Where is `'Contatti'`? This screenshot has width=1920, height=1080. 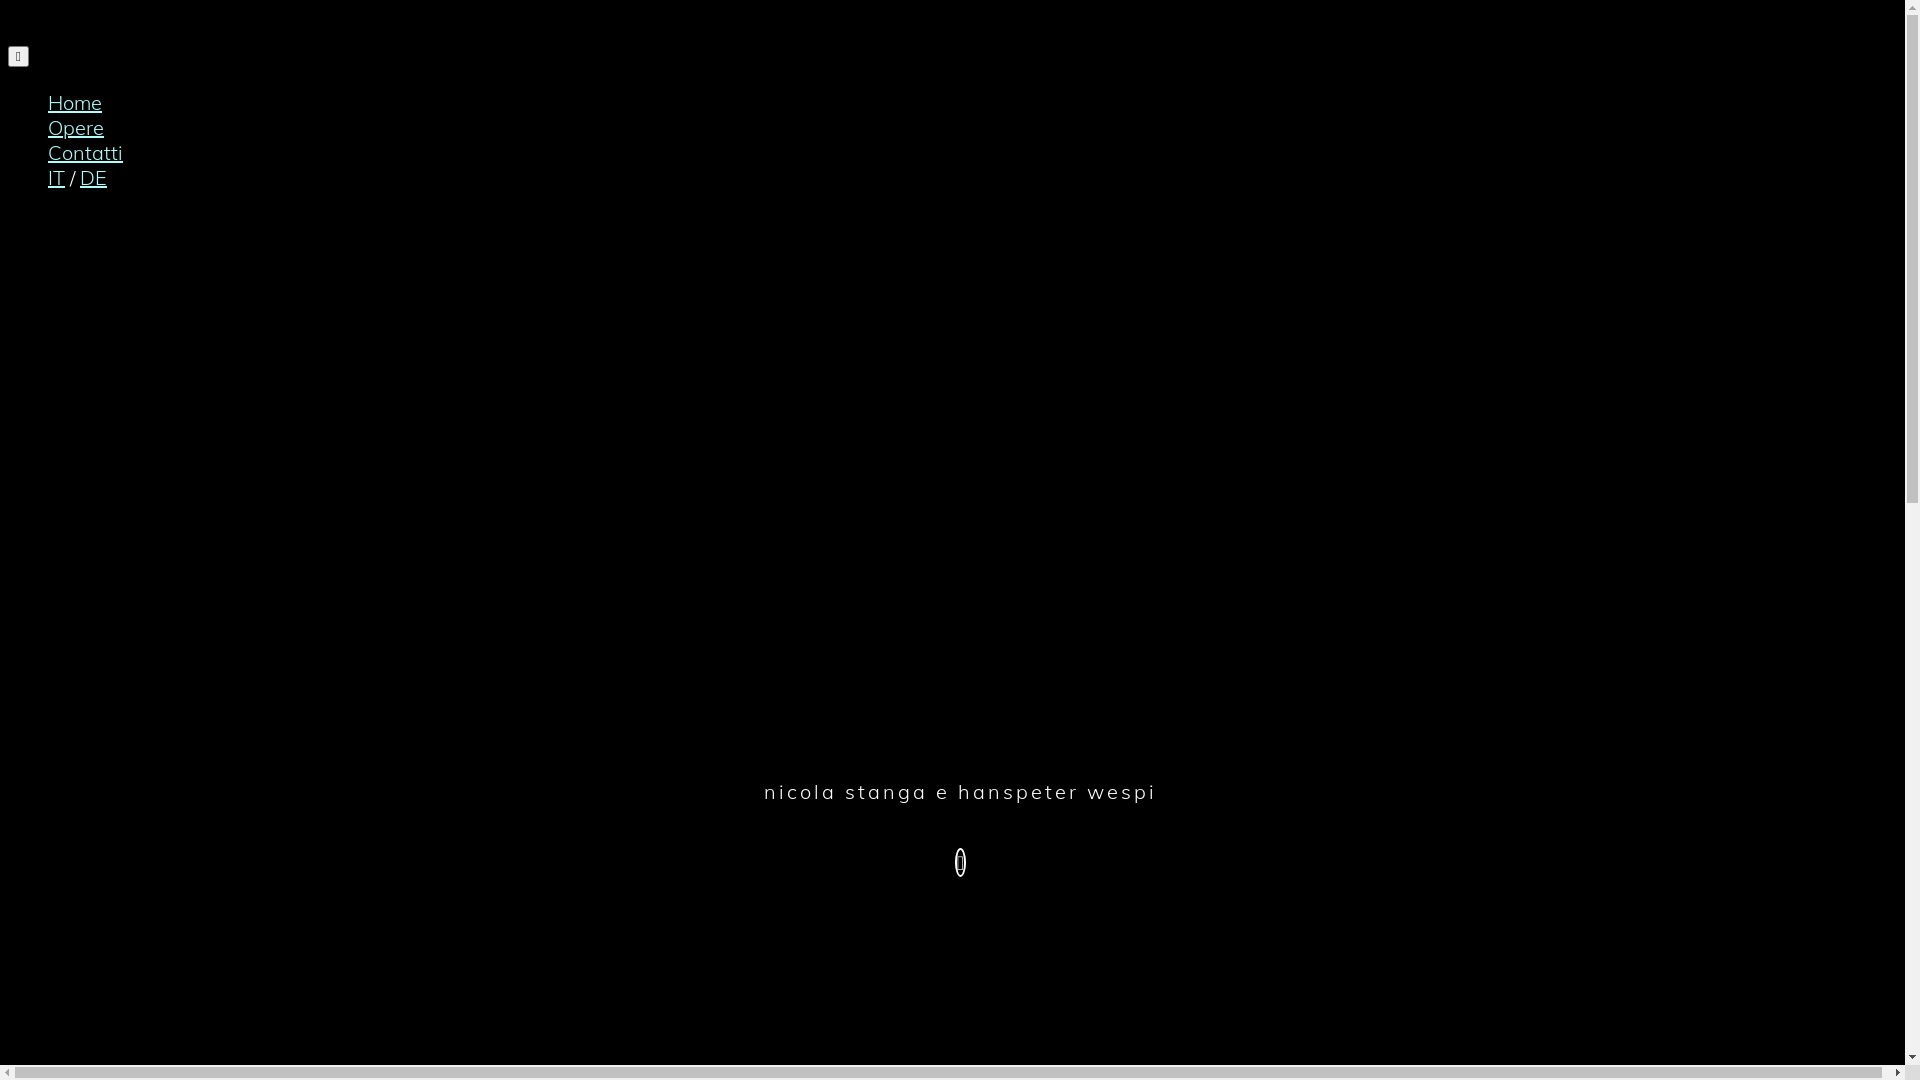 'Contatti' is located at coordinates (48, 151).